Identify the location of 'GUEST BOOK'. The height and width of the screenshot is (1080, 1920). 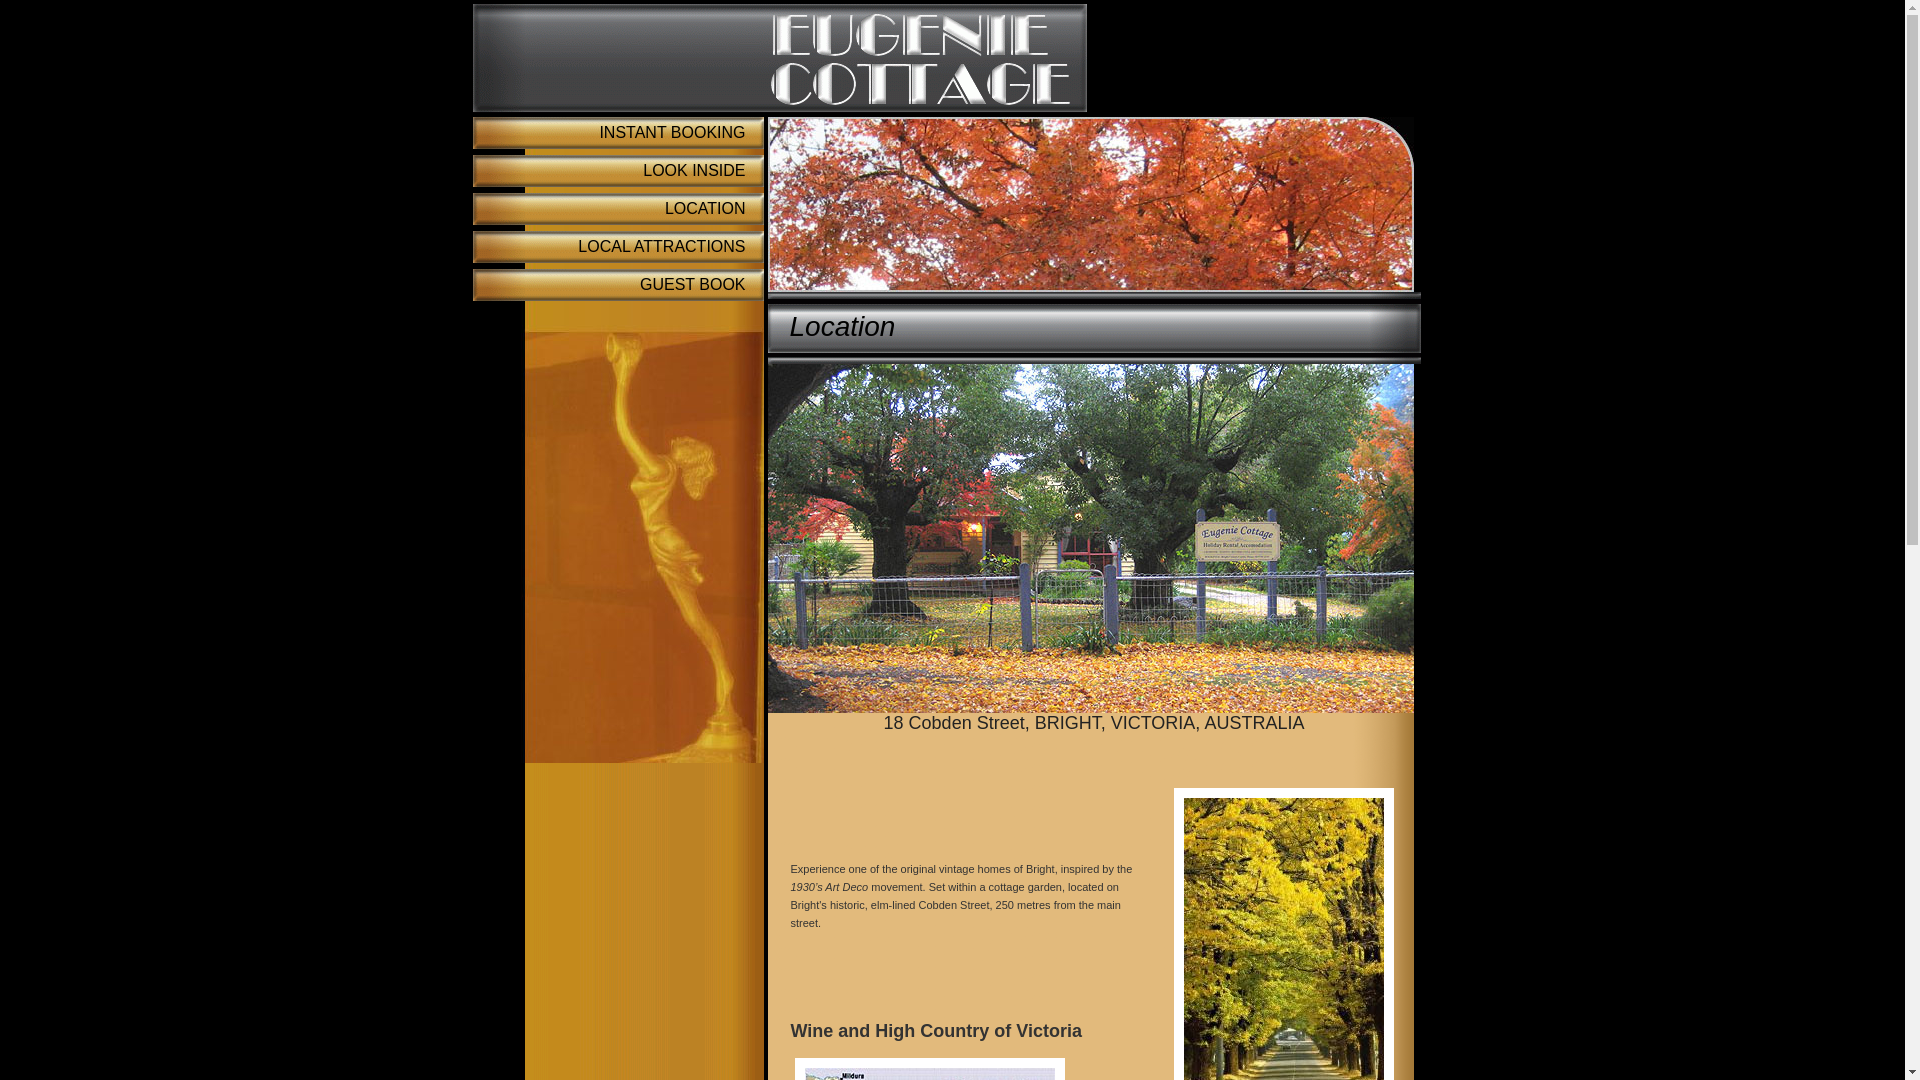
(470, 285).